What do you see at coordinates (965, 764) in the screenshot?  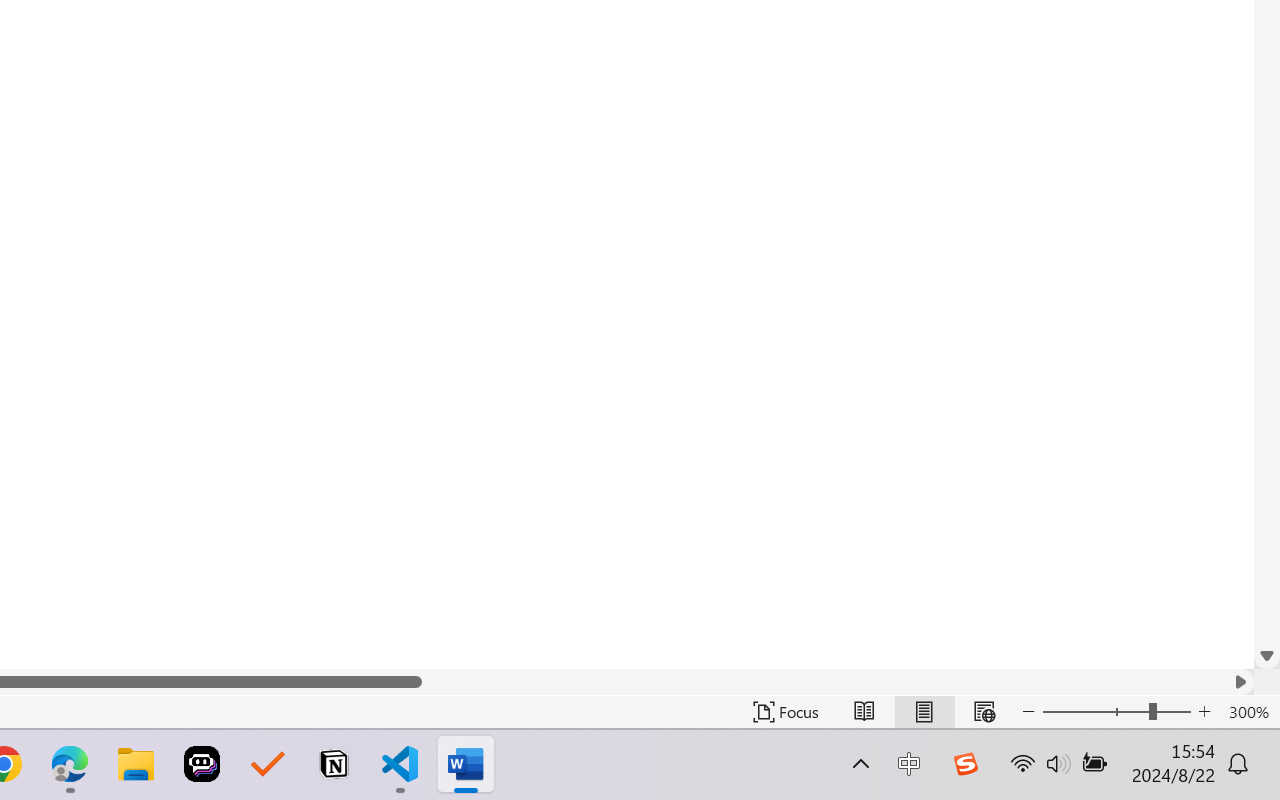 I see `'Class: Image'` at bounding box center [965, 764].